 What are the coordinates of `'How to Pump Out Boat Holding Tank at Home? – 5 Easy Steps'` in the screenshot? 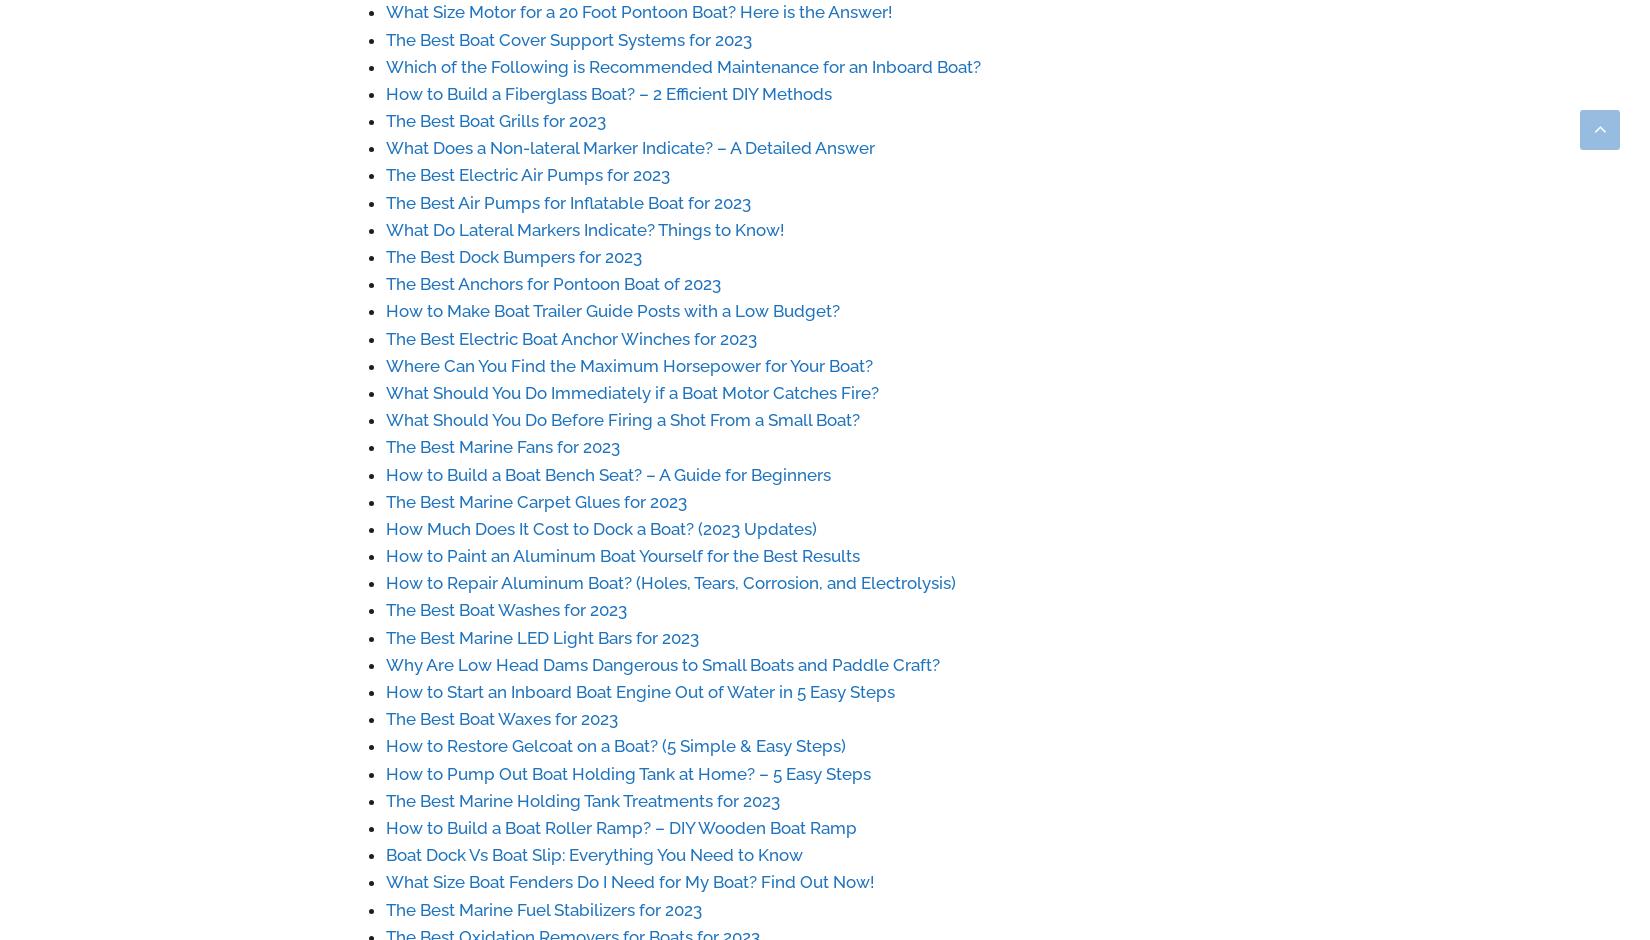 It's located at (385, 771).